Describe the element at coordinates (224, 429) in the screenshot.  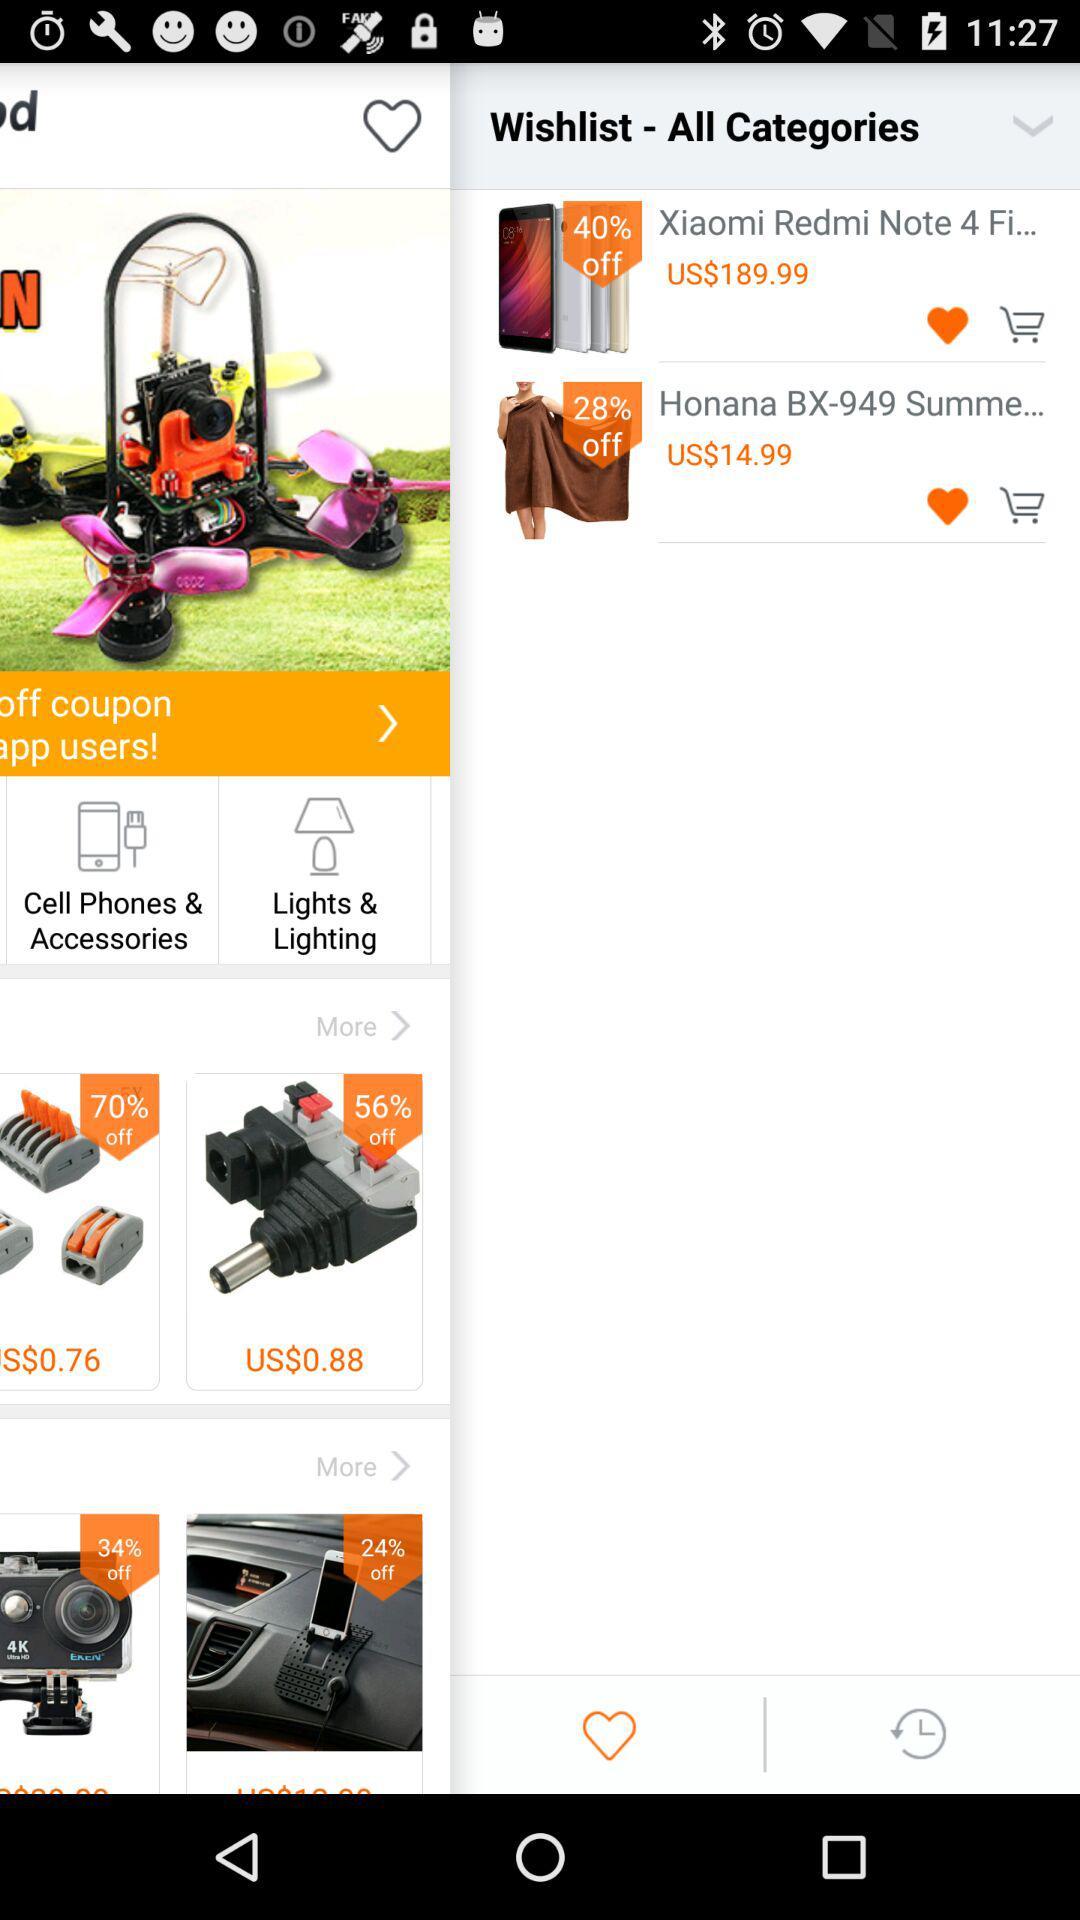
I see `open product page` at that location.